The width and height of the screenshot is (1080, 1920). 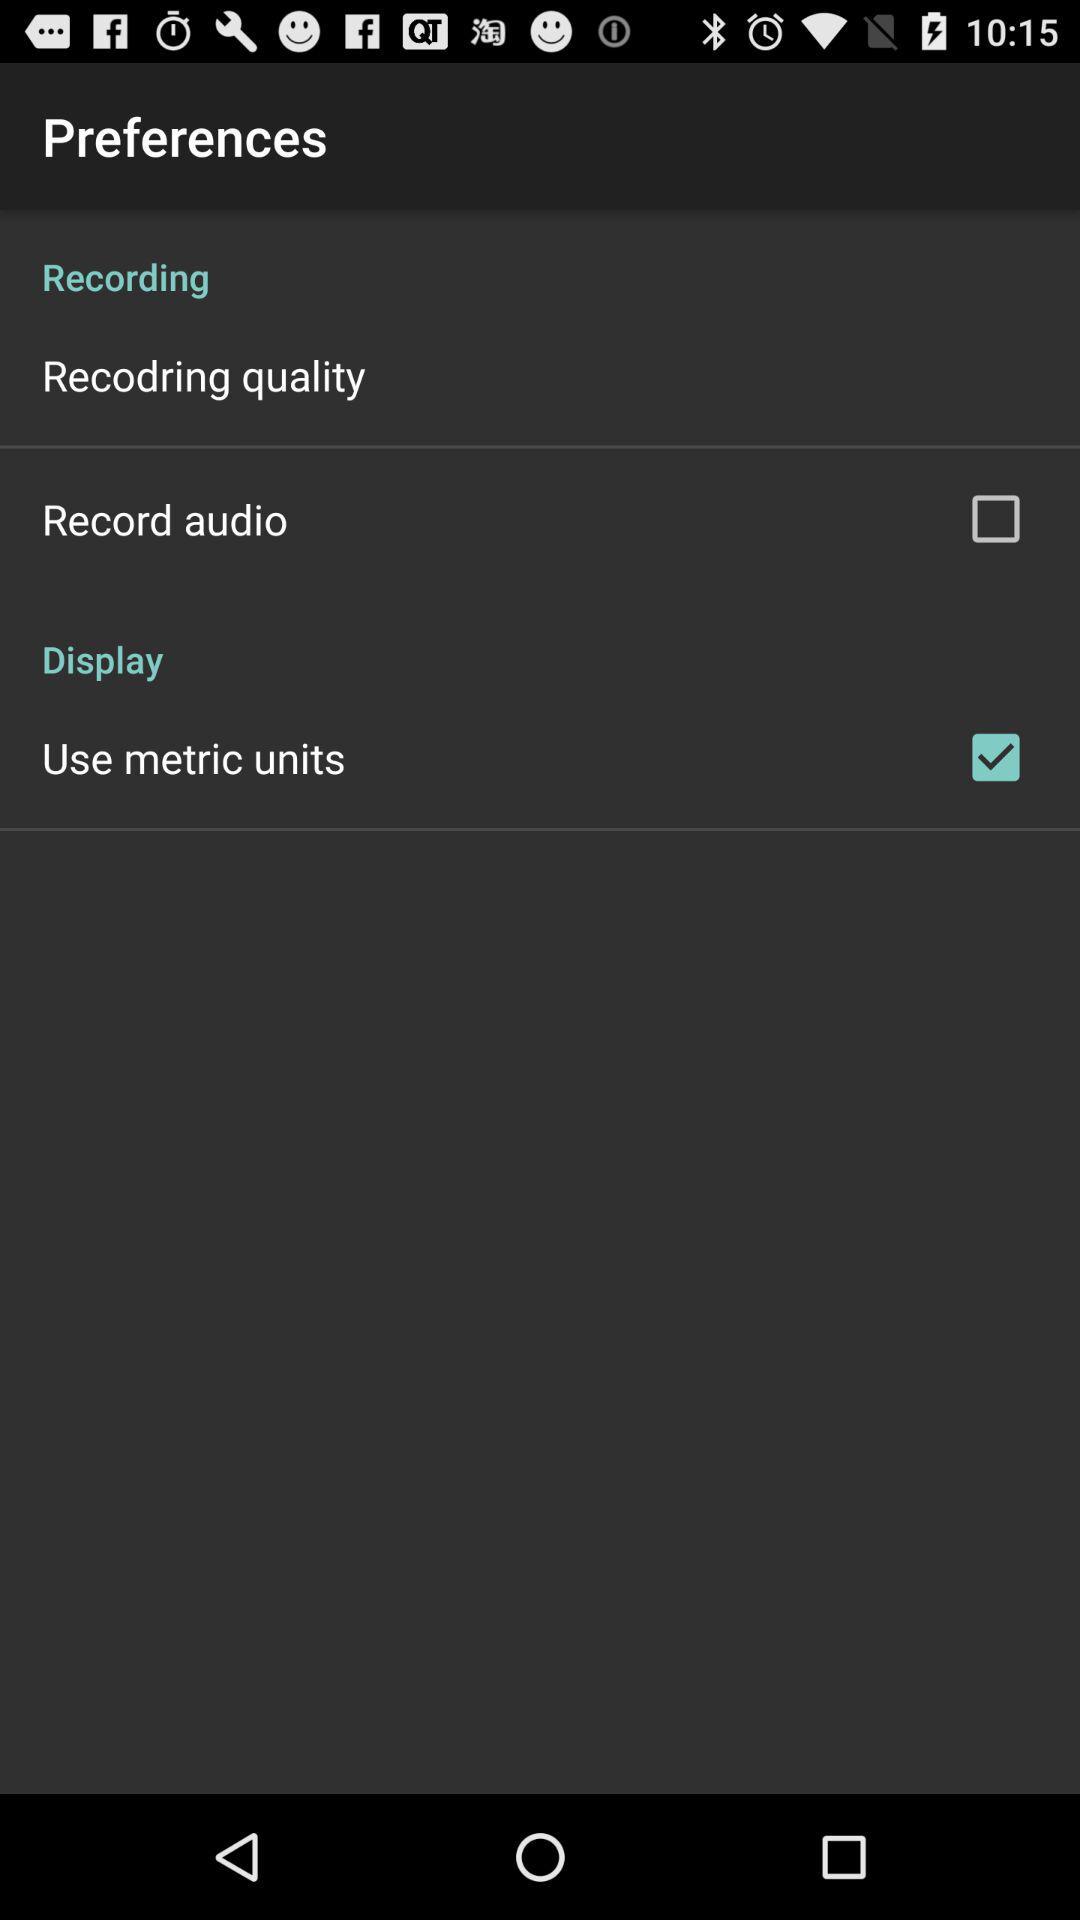 I want to click on item below the display app, so click(x=193, y=756).